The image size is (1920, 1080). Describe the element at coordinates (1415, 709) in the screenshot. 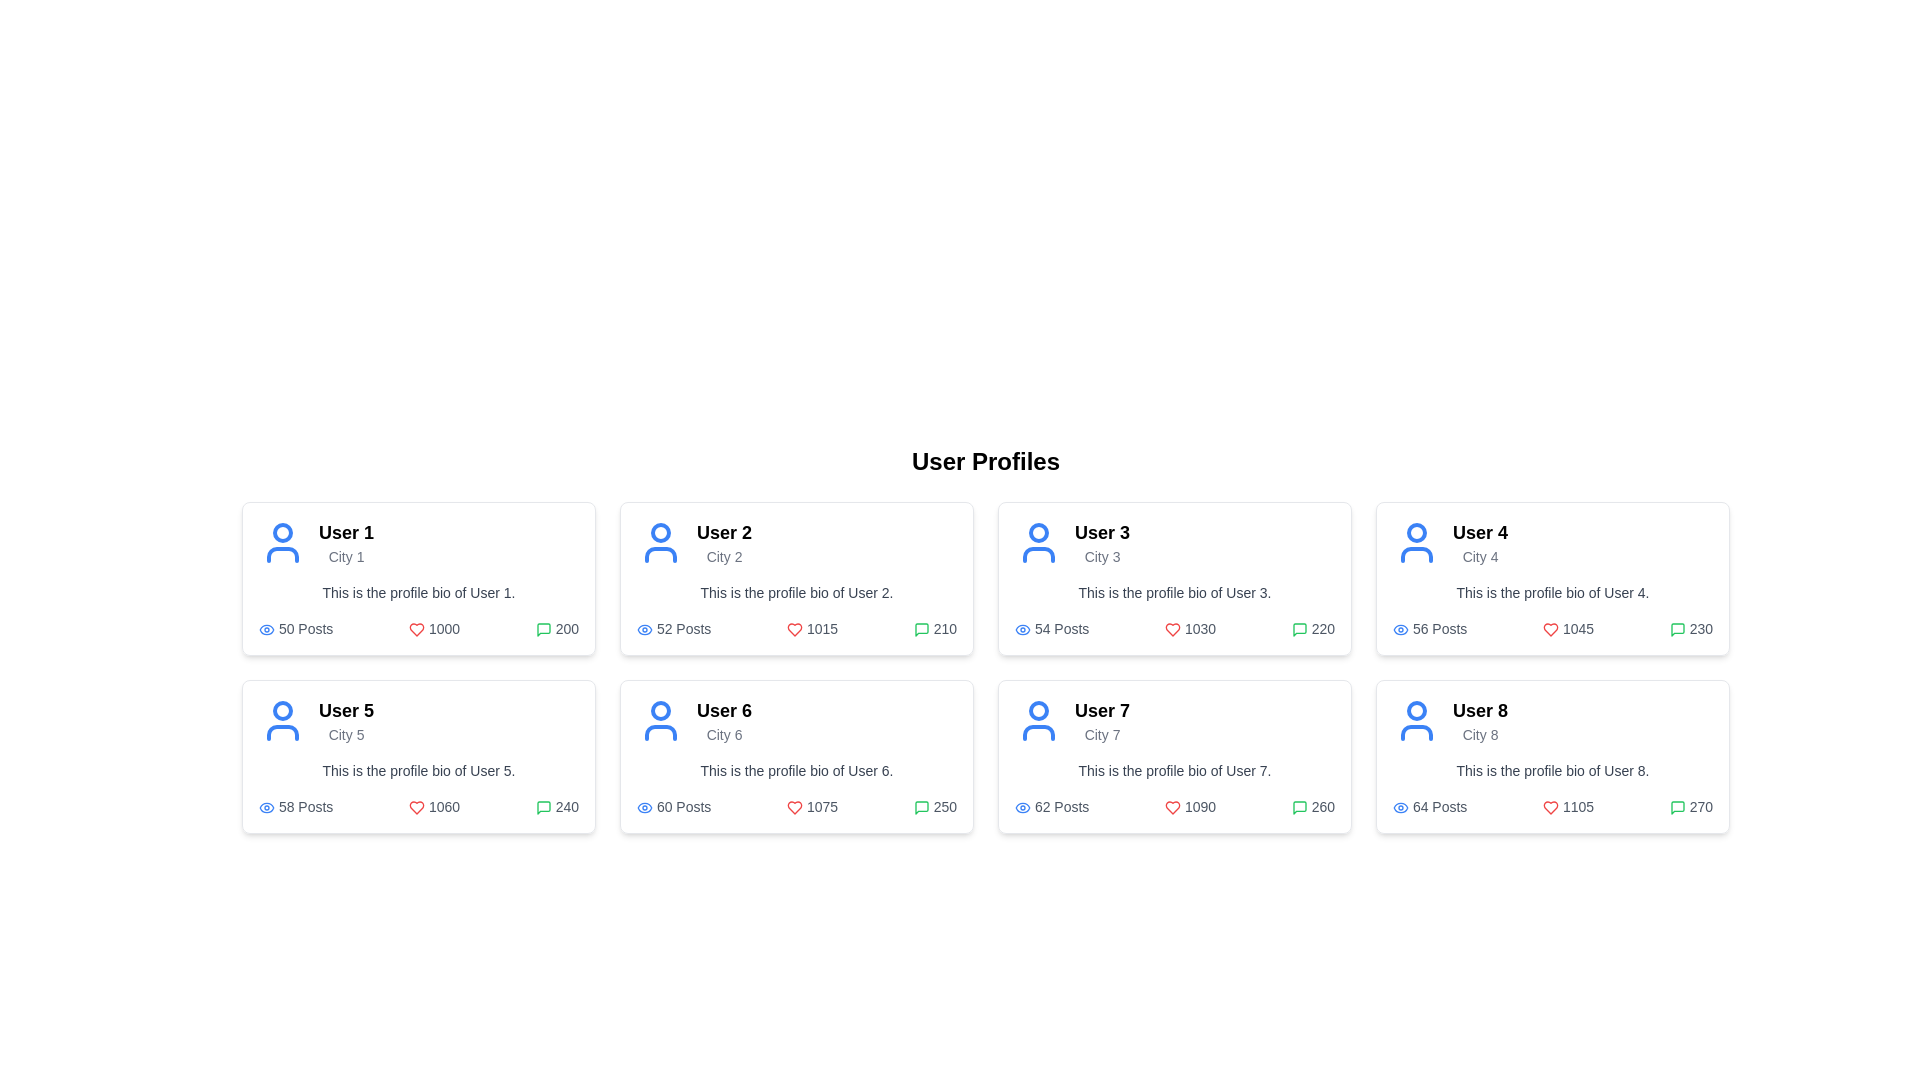

I see `the circular top component of the user profile icon located in the bottom-right corner of the layout` at that location.